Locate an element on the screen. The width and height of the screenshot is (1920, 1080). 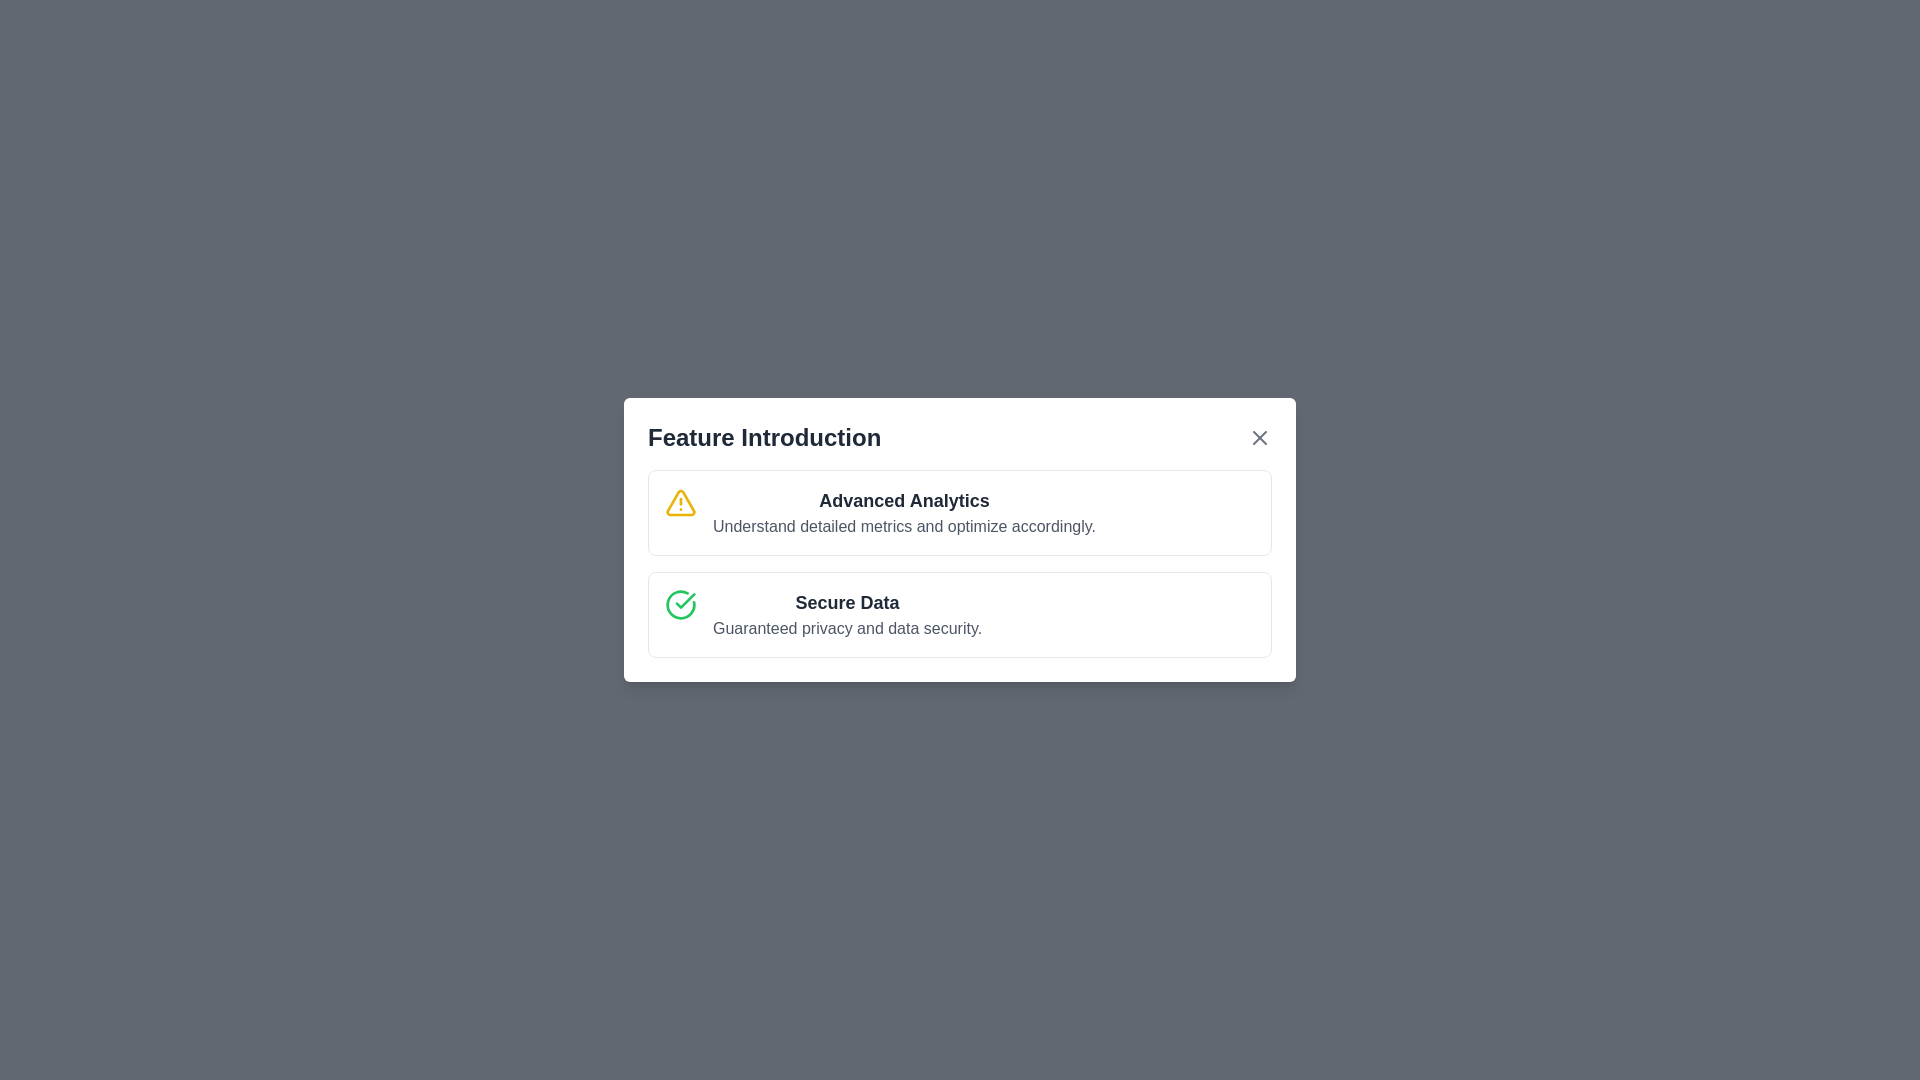
text content of the descriptive explanation located beneath the 'Advanced Analytics' heading in the 'Feature Introduction' dialog box is located at coordinates (903, 526).